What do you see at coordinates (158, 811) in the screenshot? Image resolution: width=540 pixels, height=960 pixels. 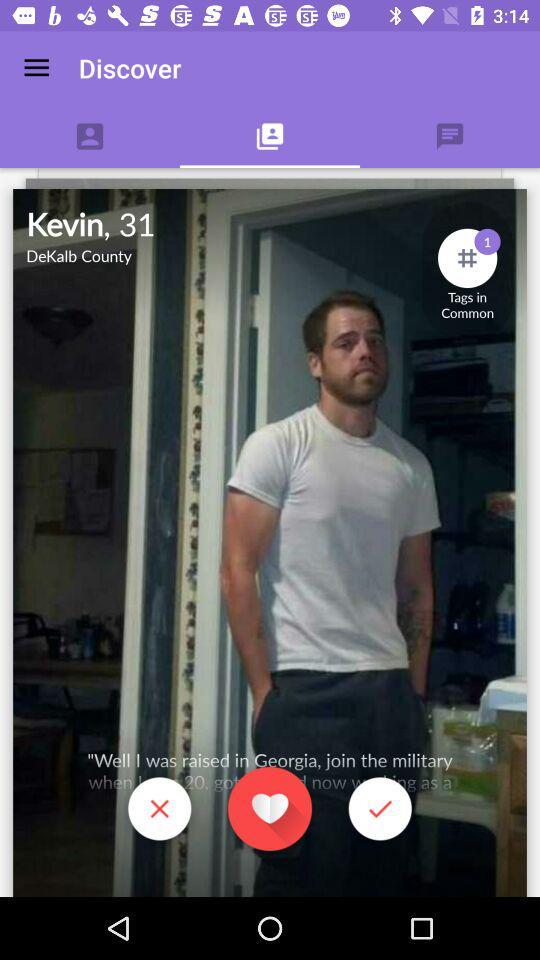 I see `the close icon` at bounding box center [158, 811].